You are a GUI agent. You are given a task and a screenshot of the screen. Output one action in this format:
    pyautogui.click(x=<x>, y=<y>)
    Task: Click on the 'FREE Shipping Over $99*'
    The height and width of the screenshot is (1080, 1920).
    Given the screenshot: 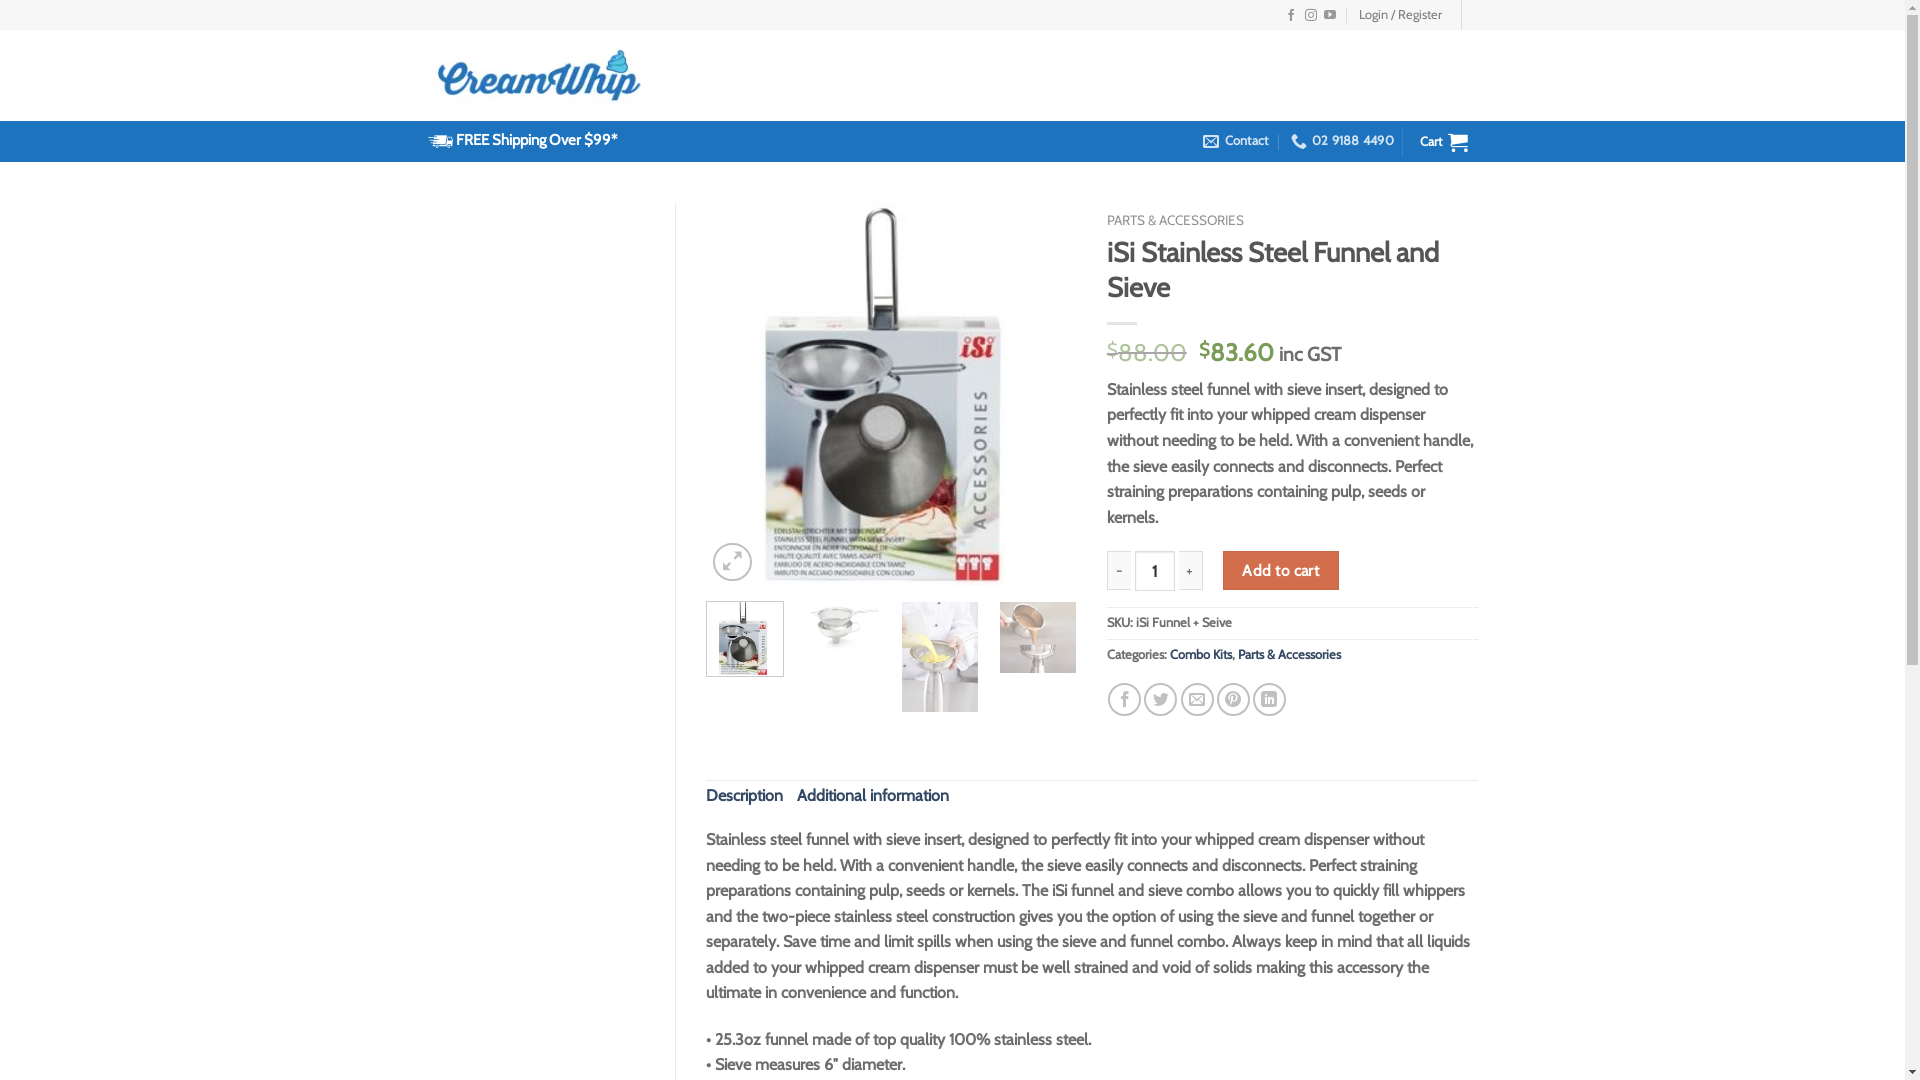 What is the action you would take?
    pyautogui.click(x=536, y=138)
    